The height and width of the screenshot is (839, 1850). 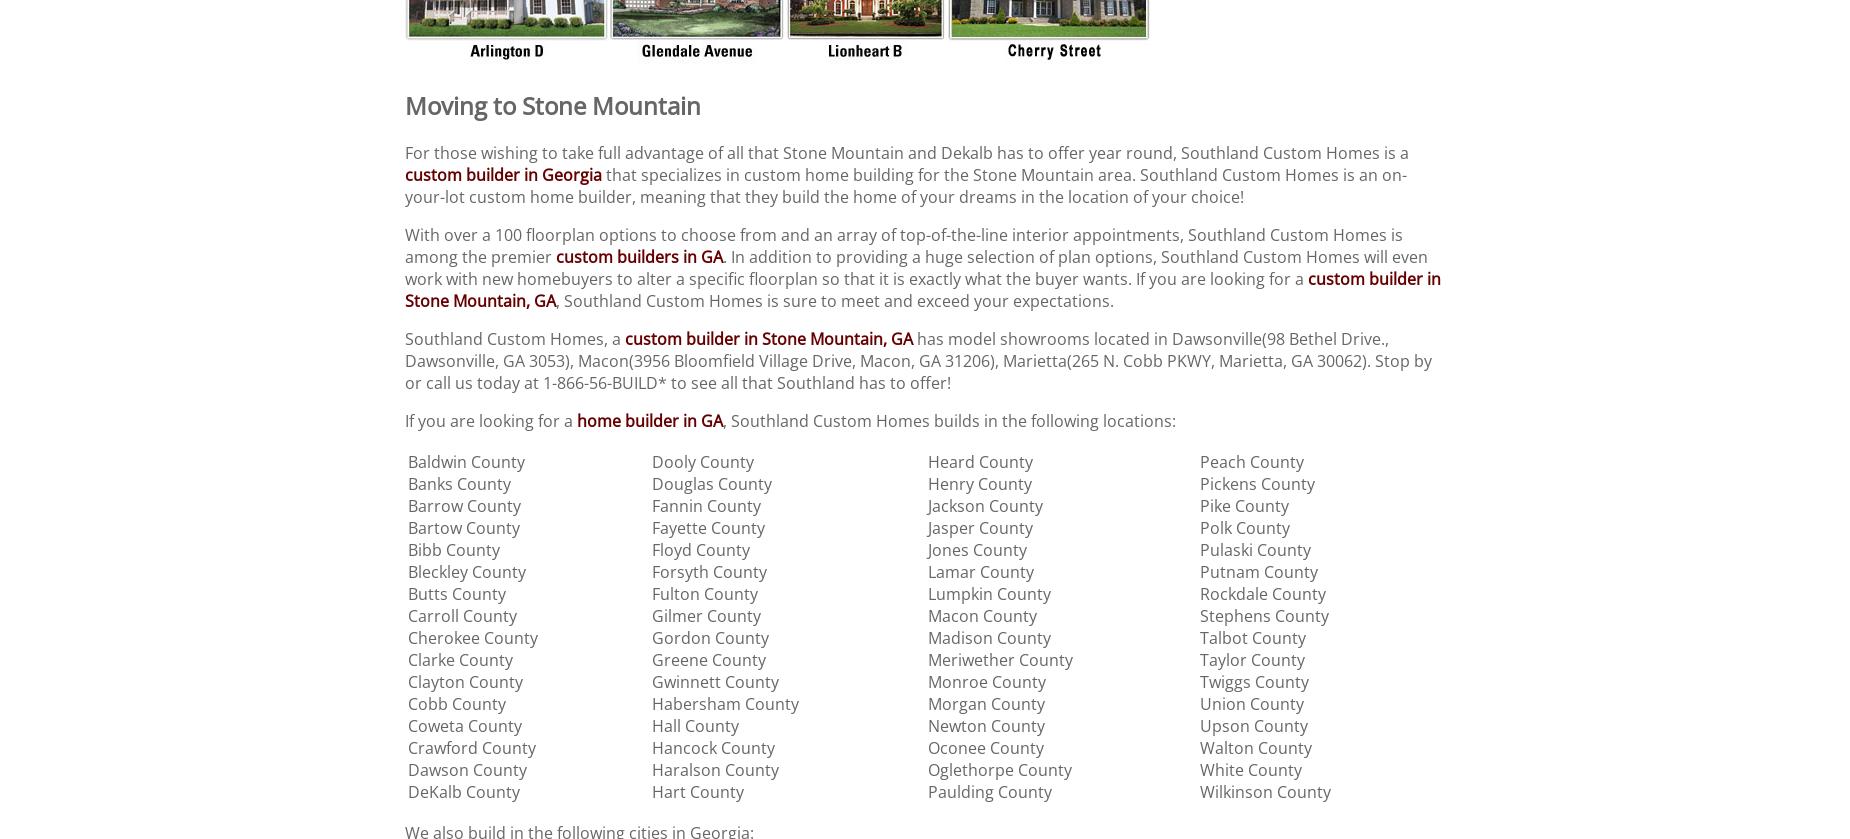 I want to click on 'Clayton County', so click(x=465, y=680).